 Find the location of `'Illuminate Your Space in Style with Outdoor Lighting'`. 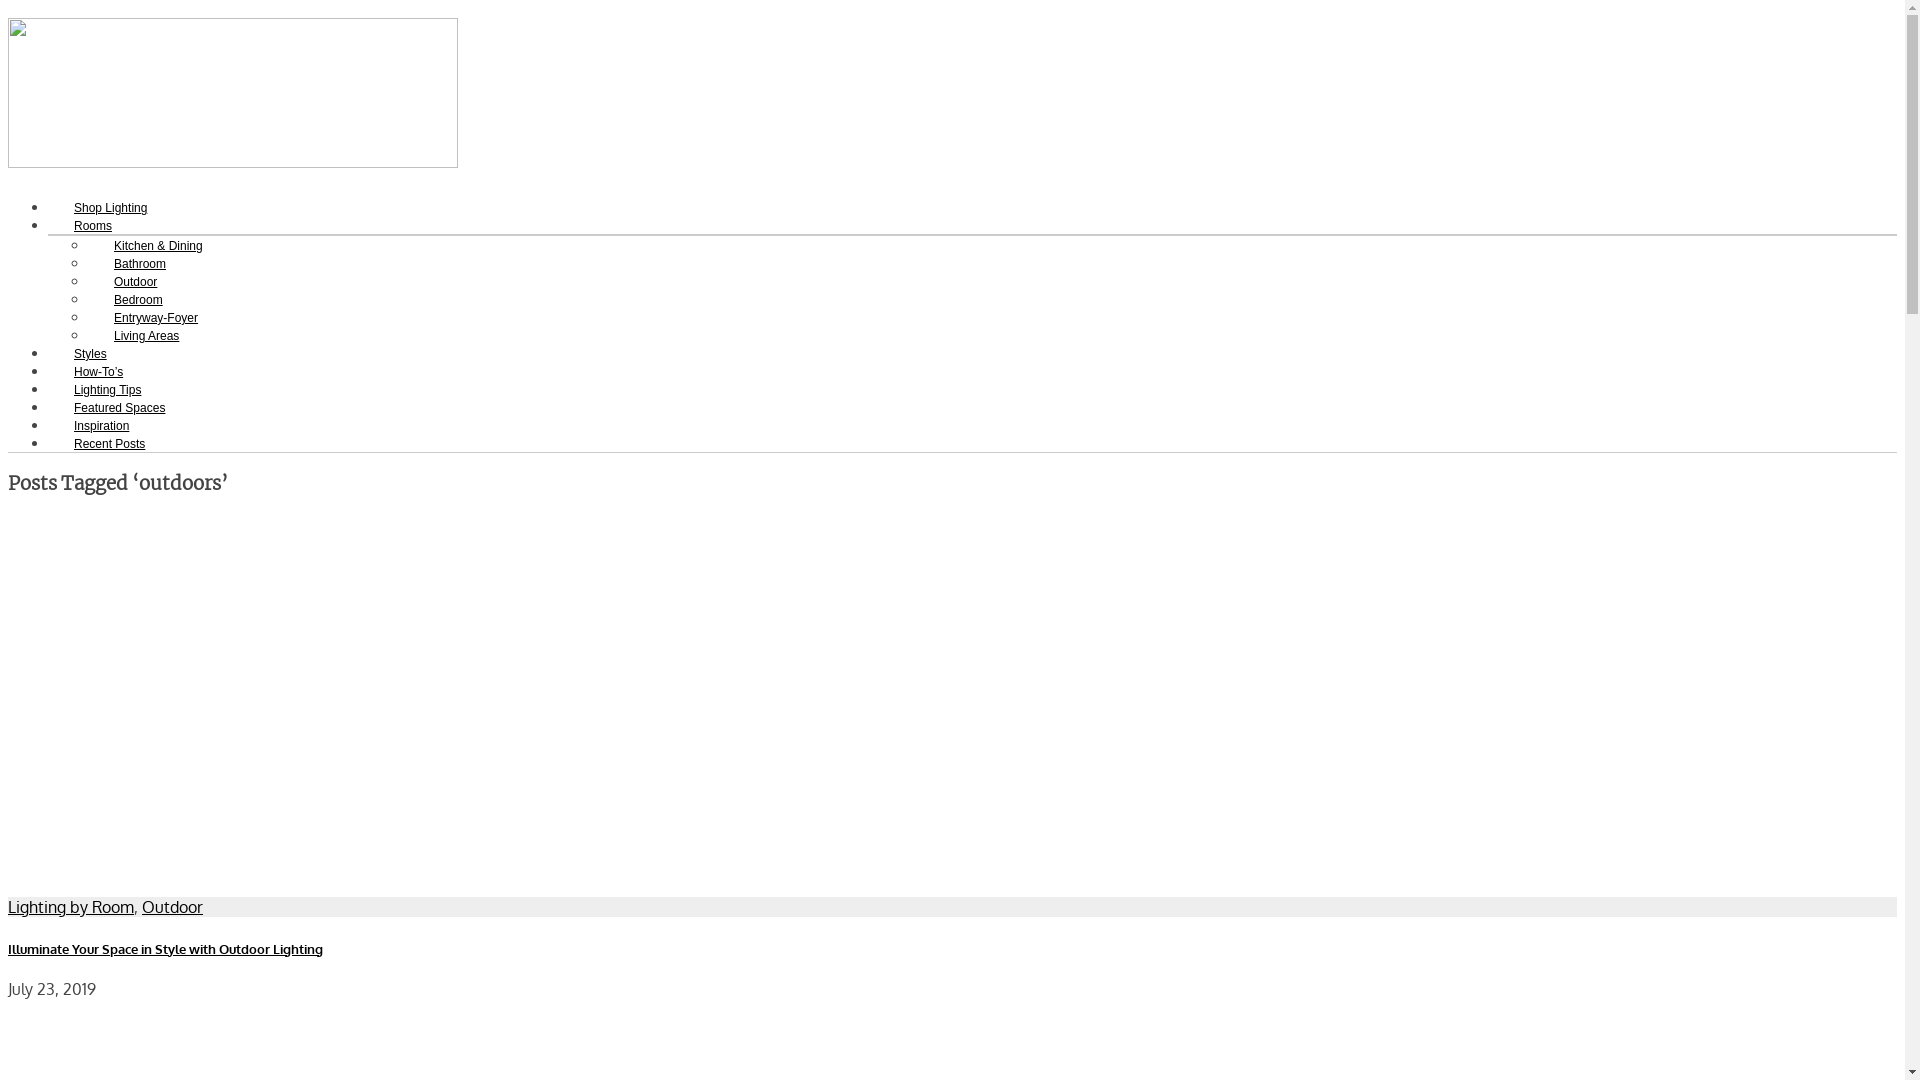

'Illuminate Your Space in Style with Outdoor Lighting' is located at coordinates (165, 947).